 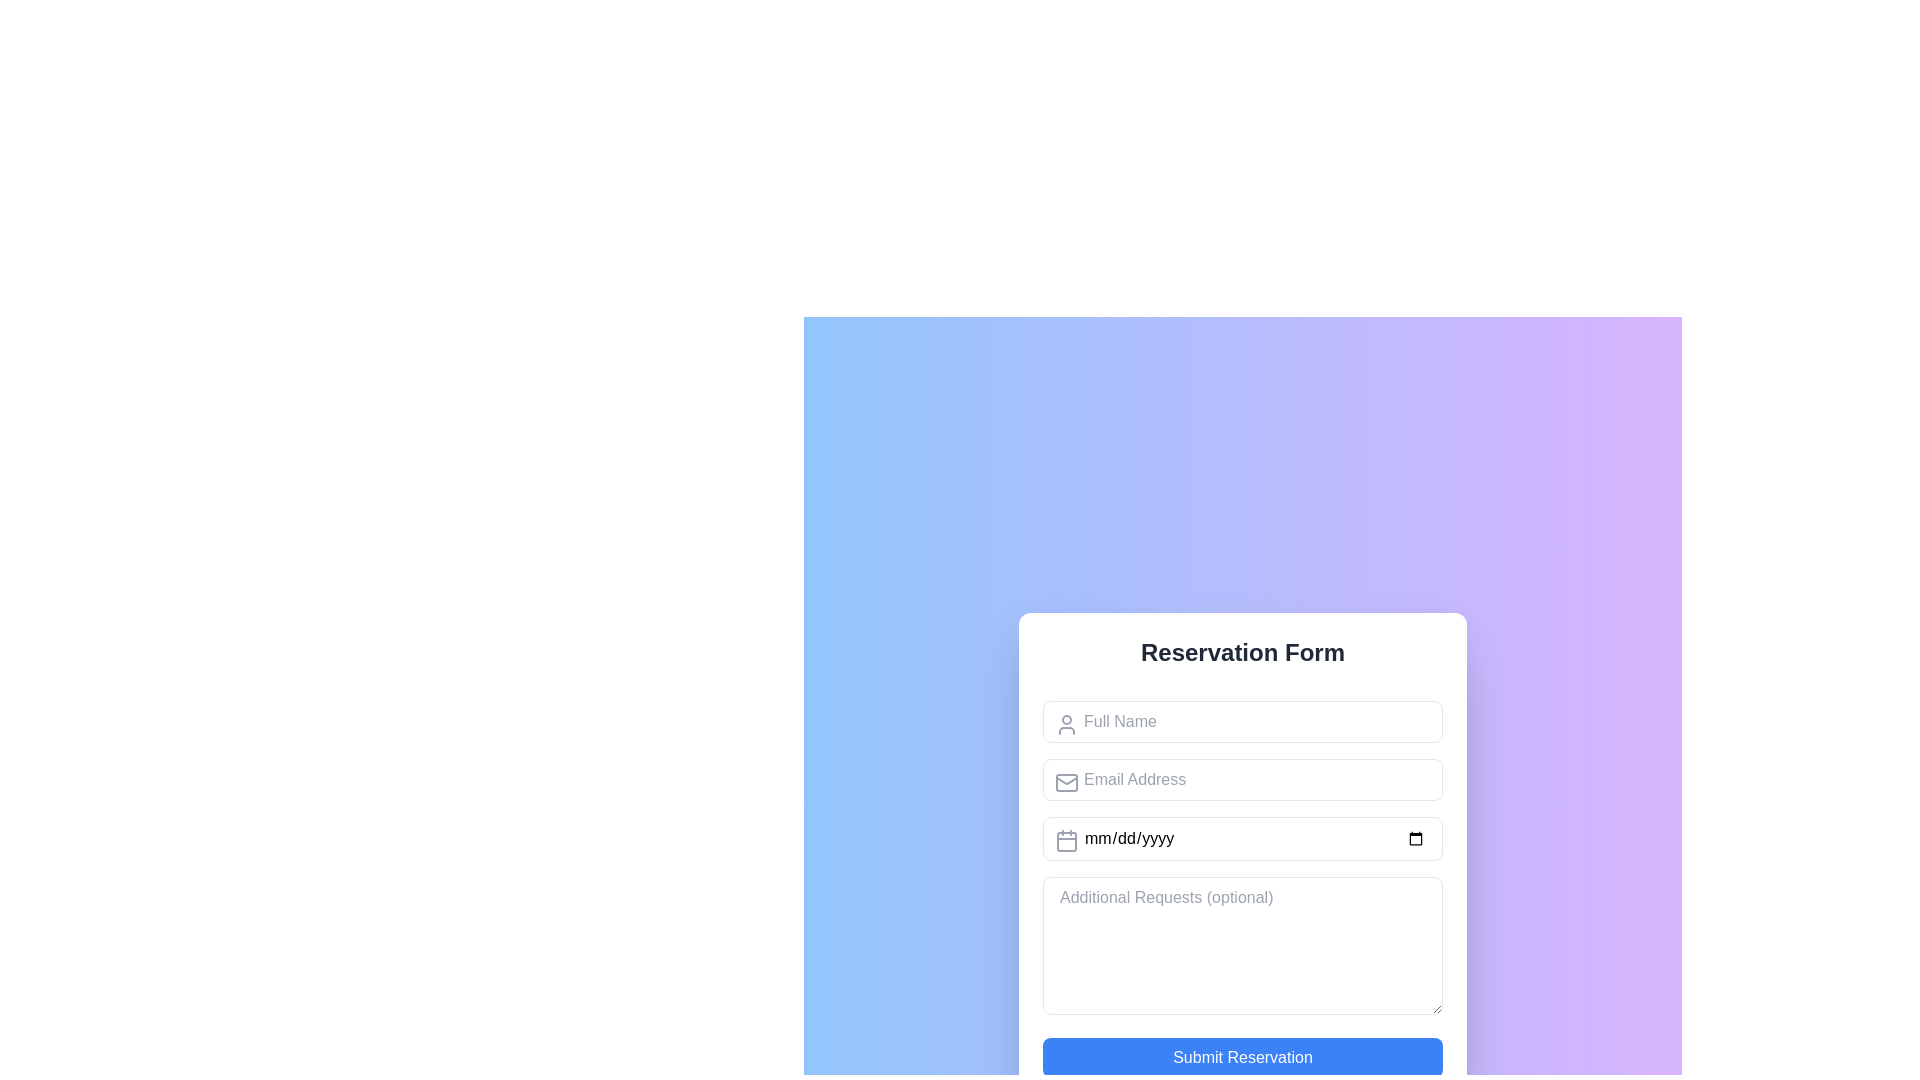 I want to click on the Date input field in the Reservation Form to input a reservation date, so click(x=1242, y=837).